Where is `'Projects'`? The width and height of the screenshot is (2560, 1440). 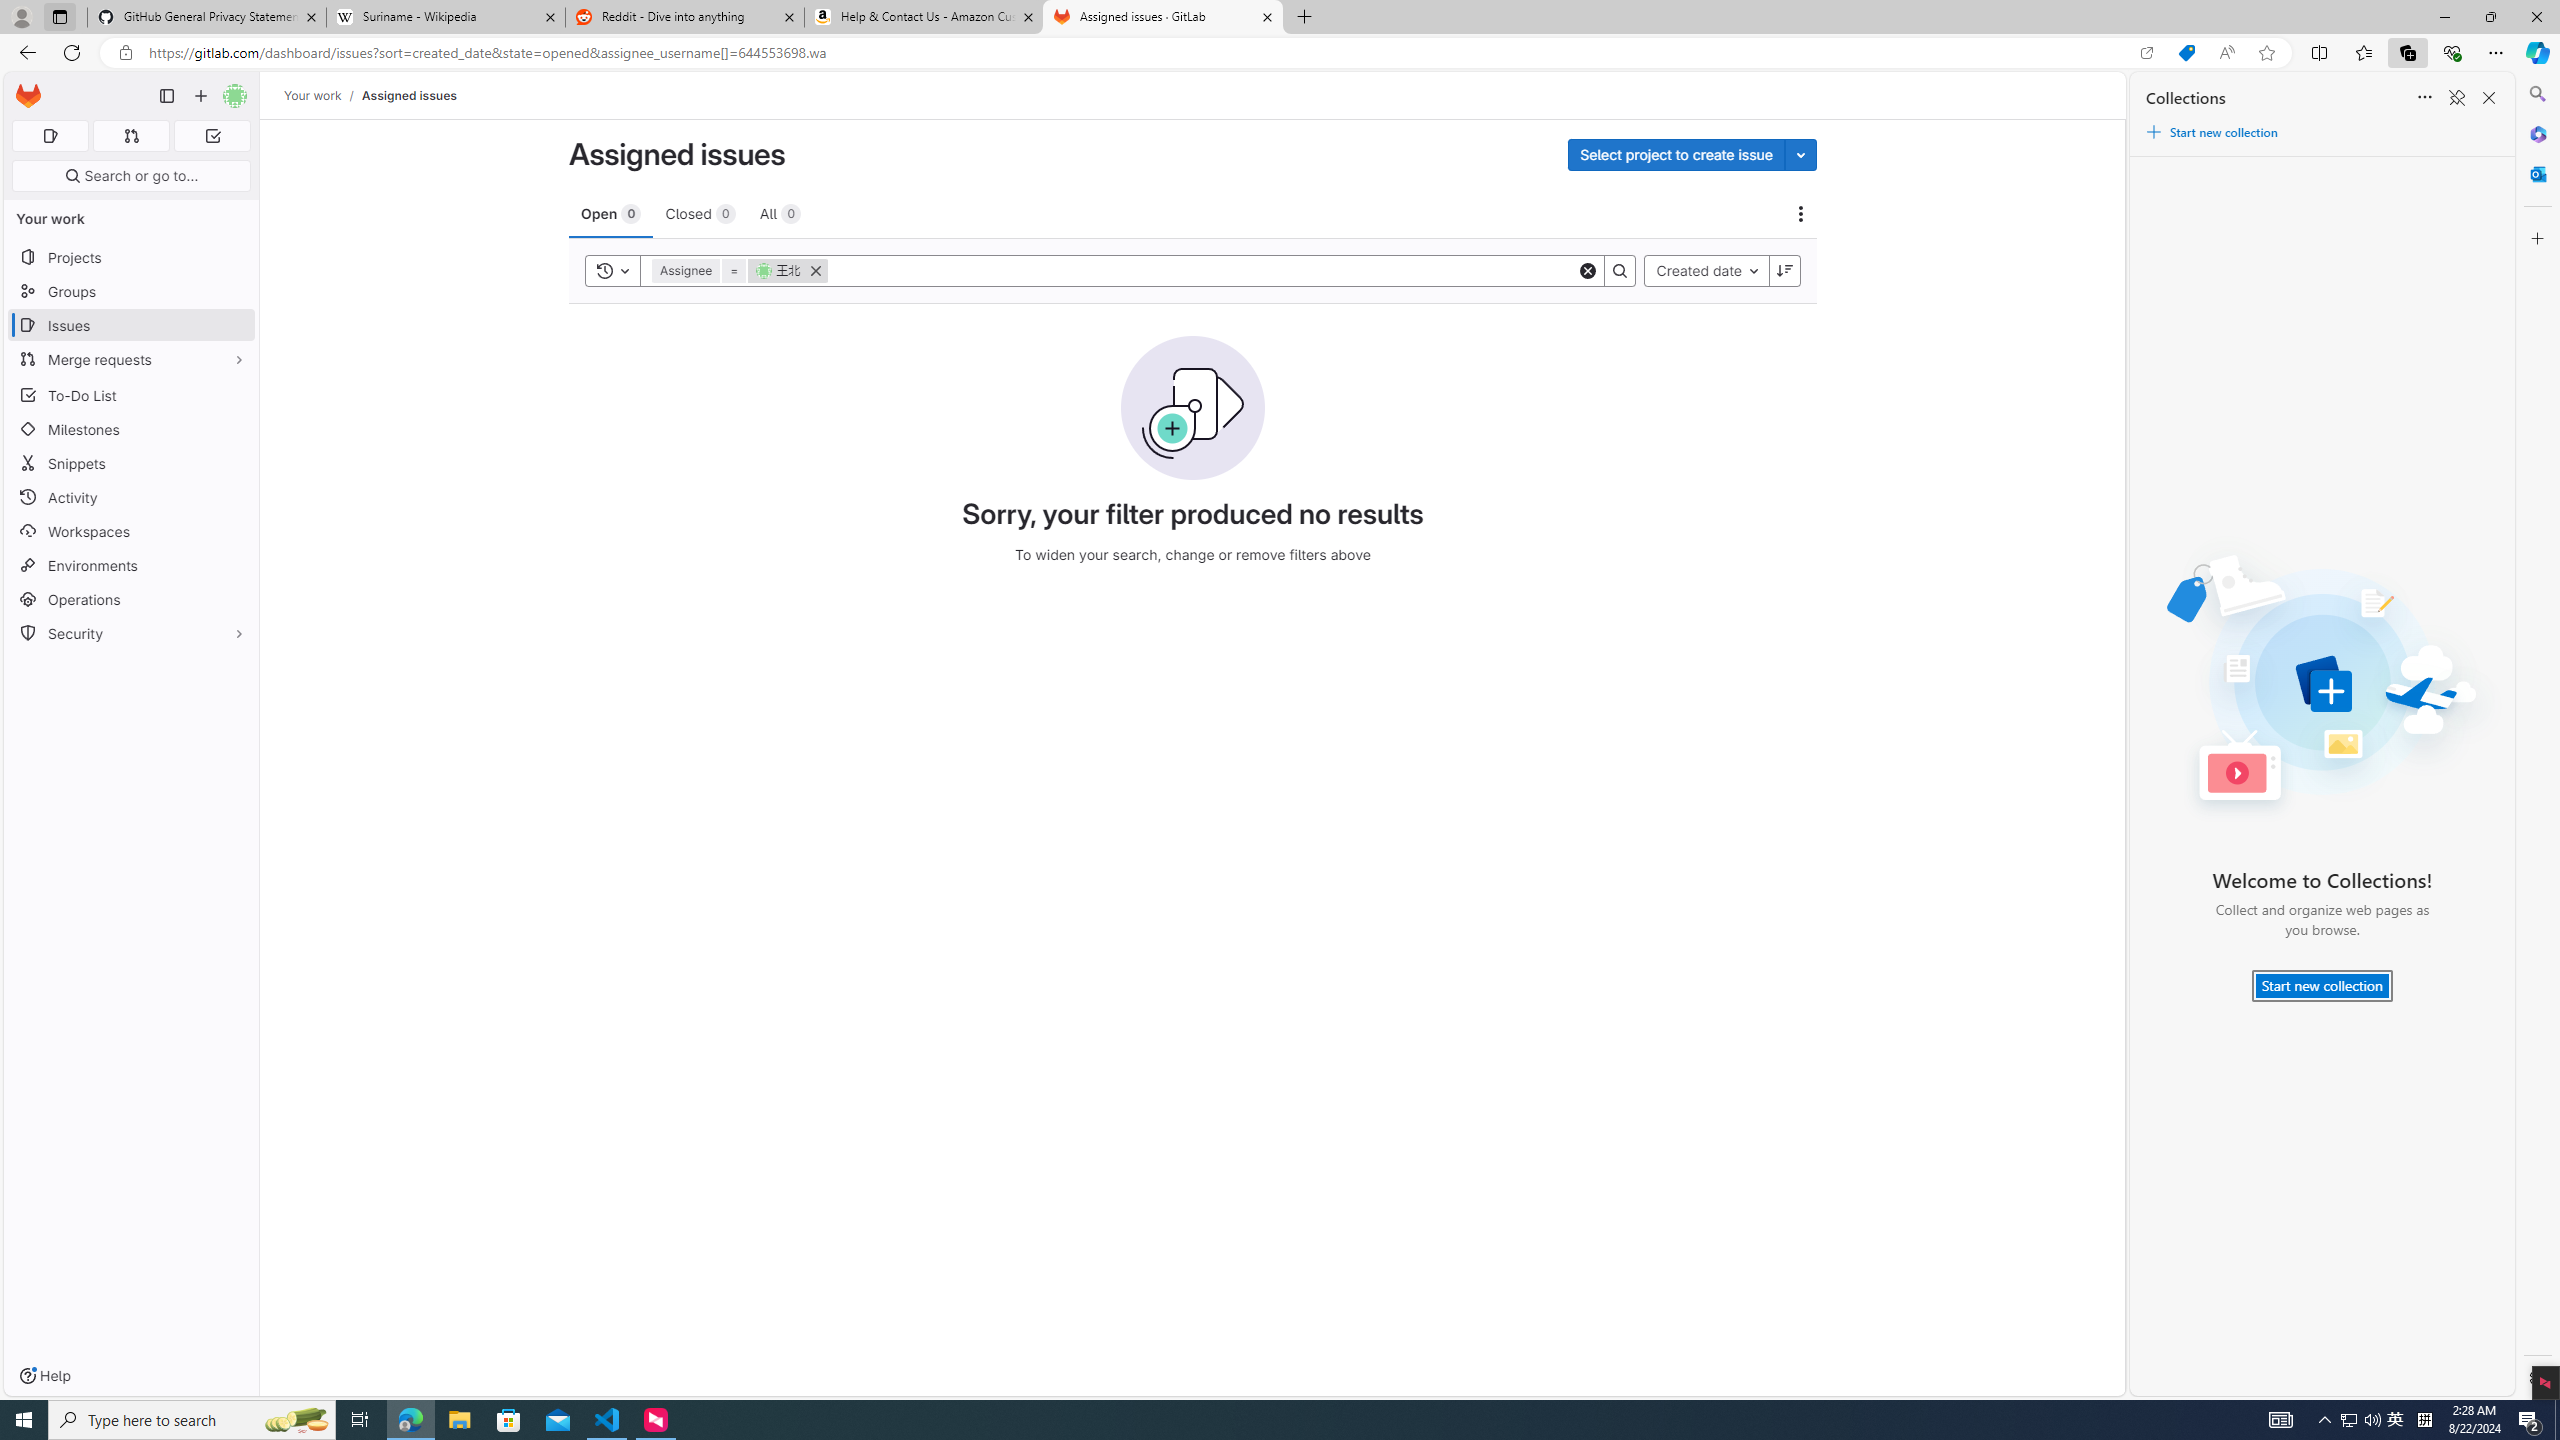 'Projects' is located at coordinates (130, 256).